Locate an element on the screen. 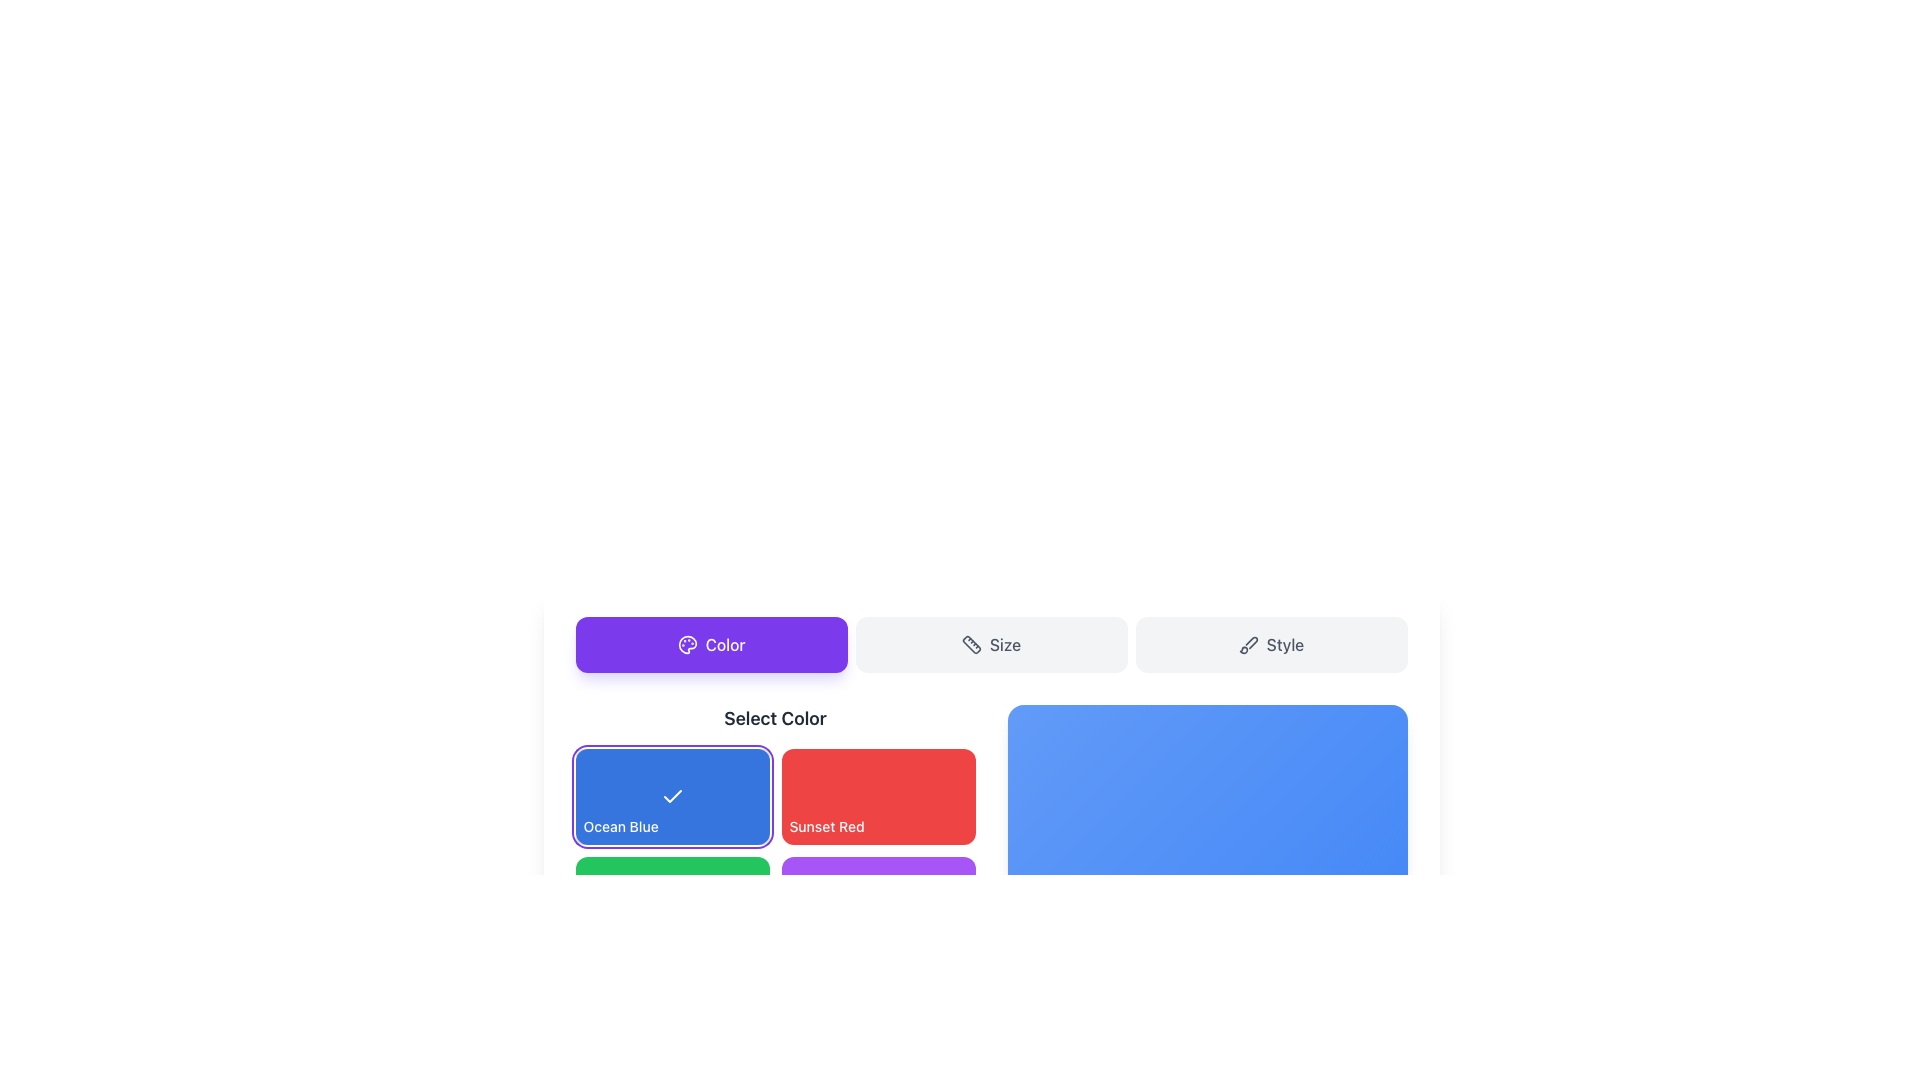 The image size is (1920, 1080). the checkmark indicating that the 'Ocean Blue' option is currently selected, which is located inside the blue rectangle labeled 'Ocean Blue' is located at coordinates (672, 795).